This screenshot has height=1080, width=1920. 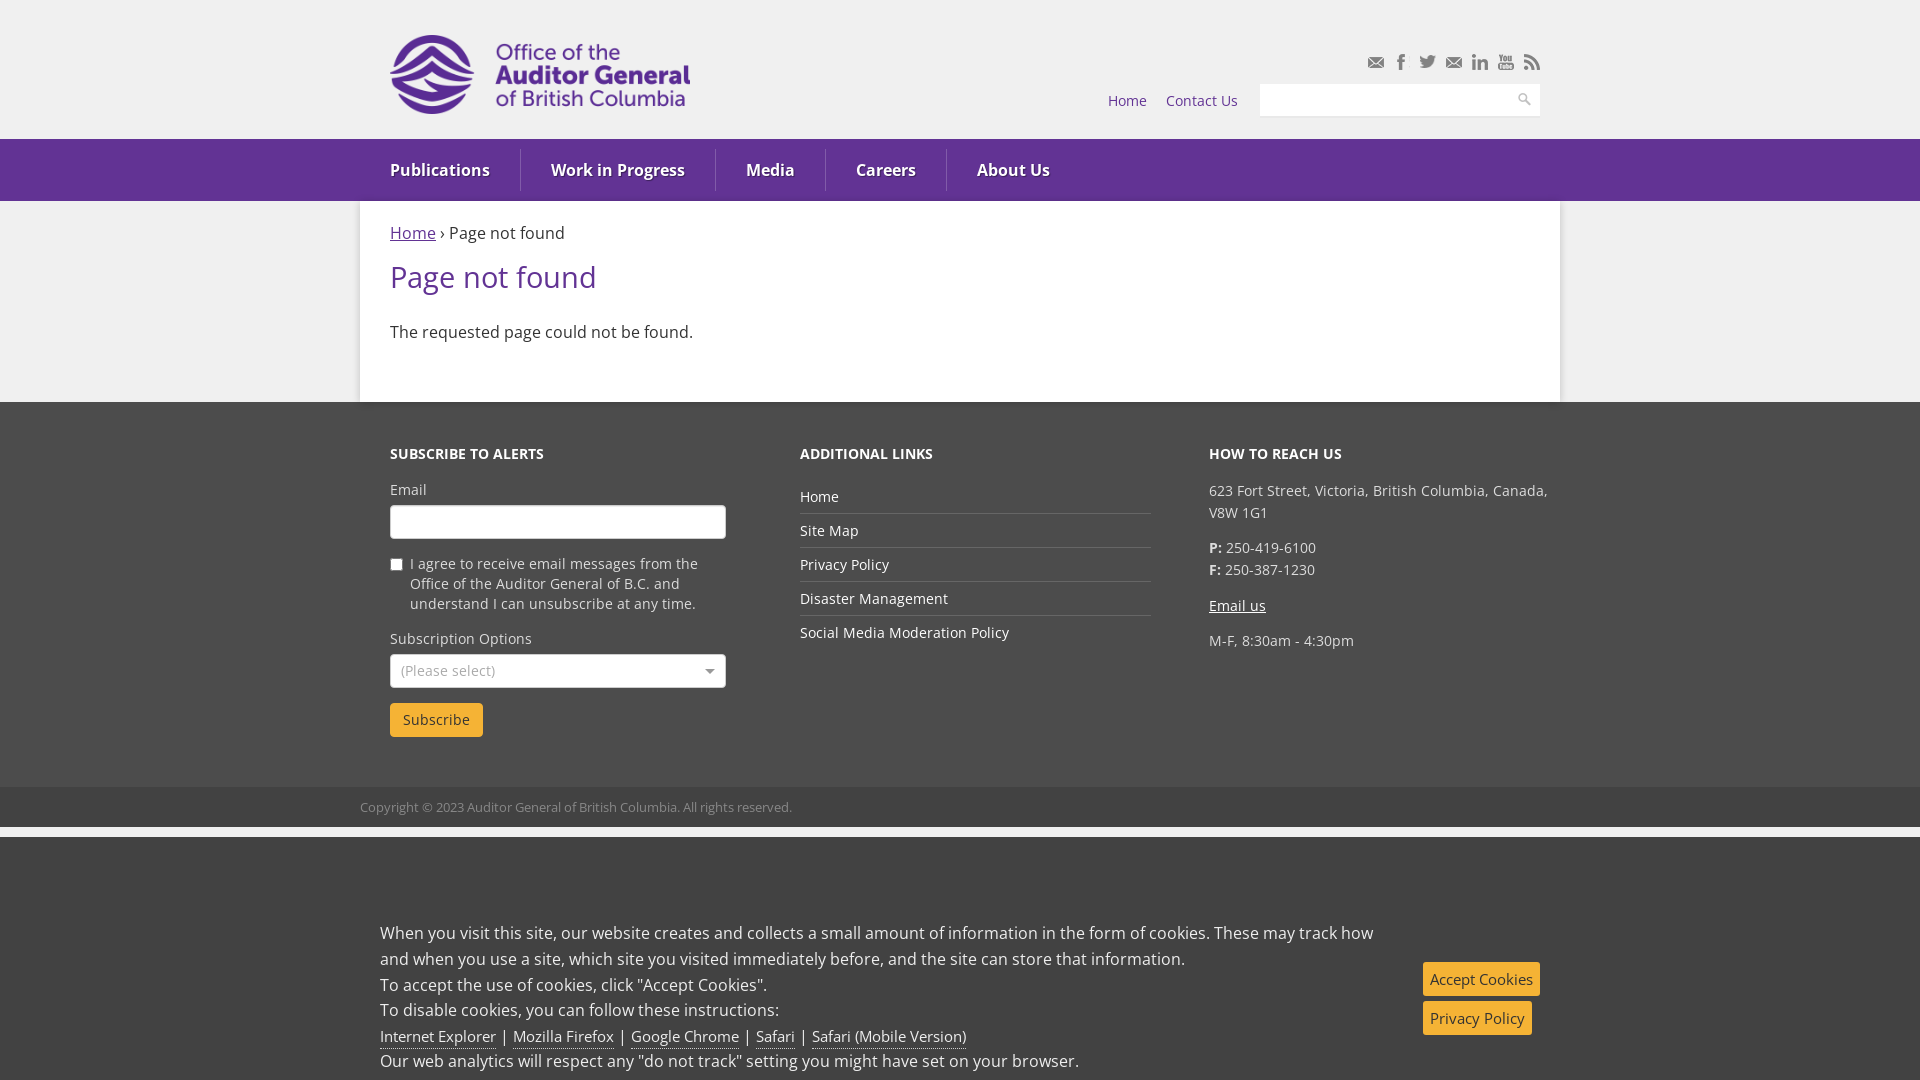 I want to click on 'Home', so click(x=1127, y=100).